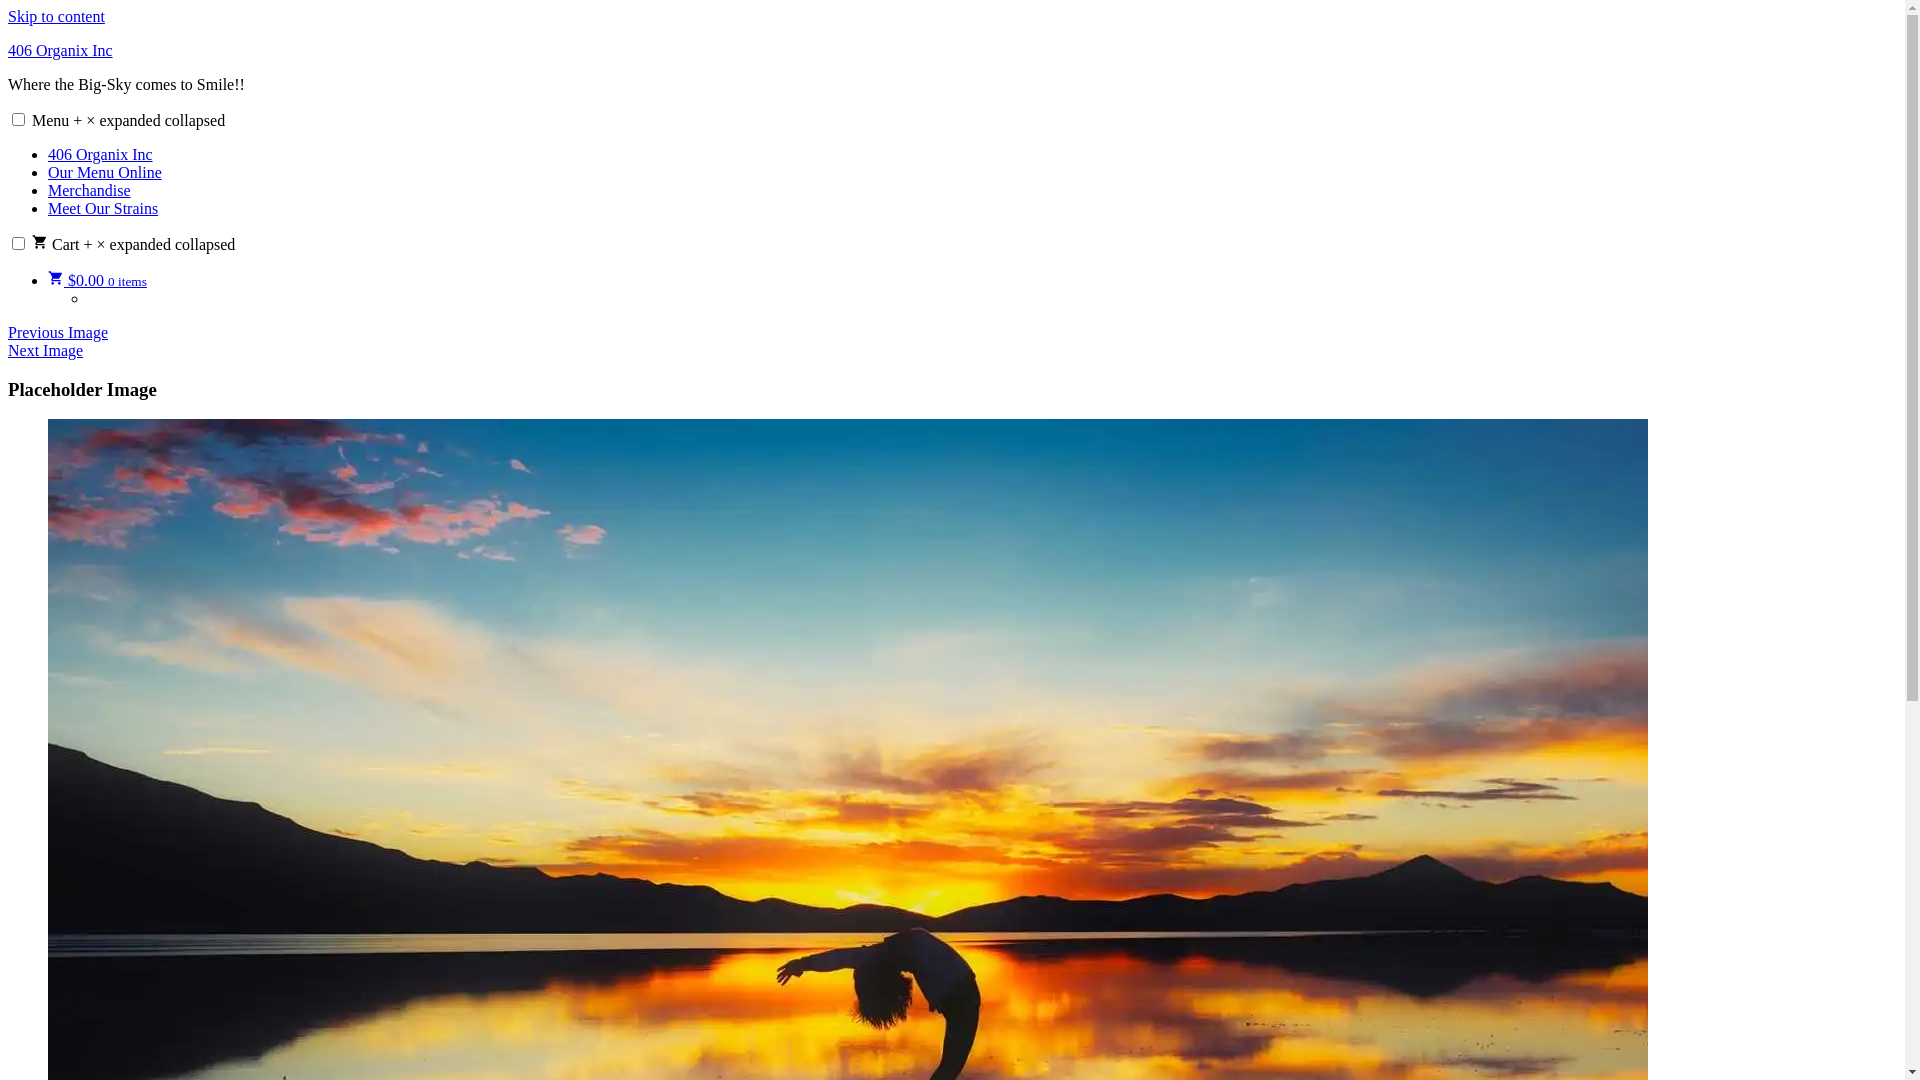 The height and width of the screenshot is (1080, 1920). Describe the element at coordinates (48, 190) in the screenshot. I see `'Merchandise'` at that location.